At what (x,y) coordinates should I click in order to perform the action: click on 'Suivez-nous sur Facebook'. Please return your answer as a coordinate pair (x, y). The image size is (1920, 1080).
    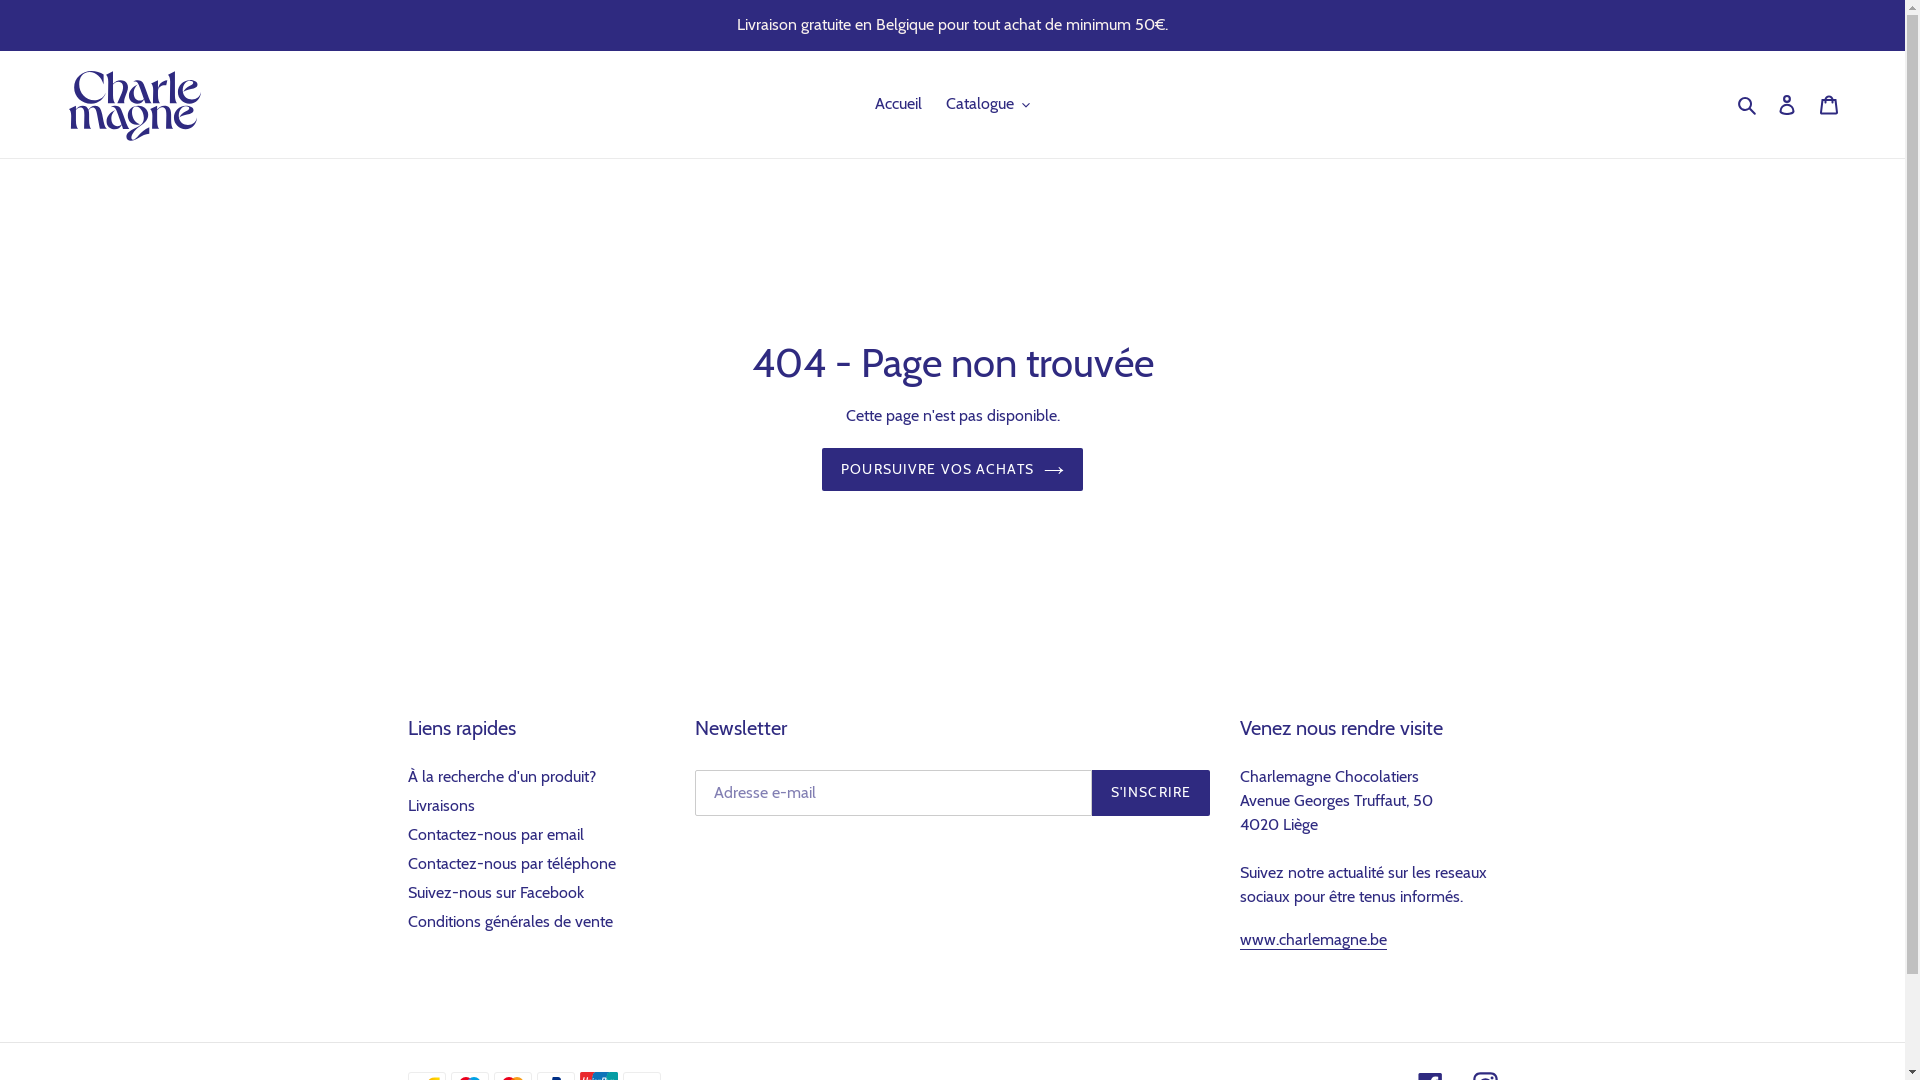
    Looking at the image, I should click on (495, 891).